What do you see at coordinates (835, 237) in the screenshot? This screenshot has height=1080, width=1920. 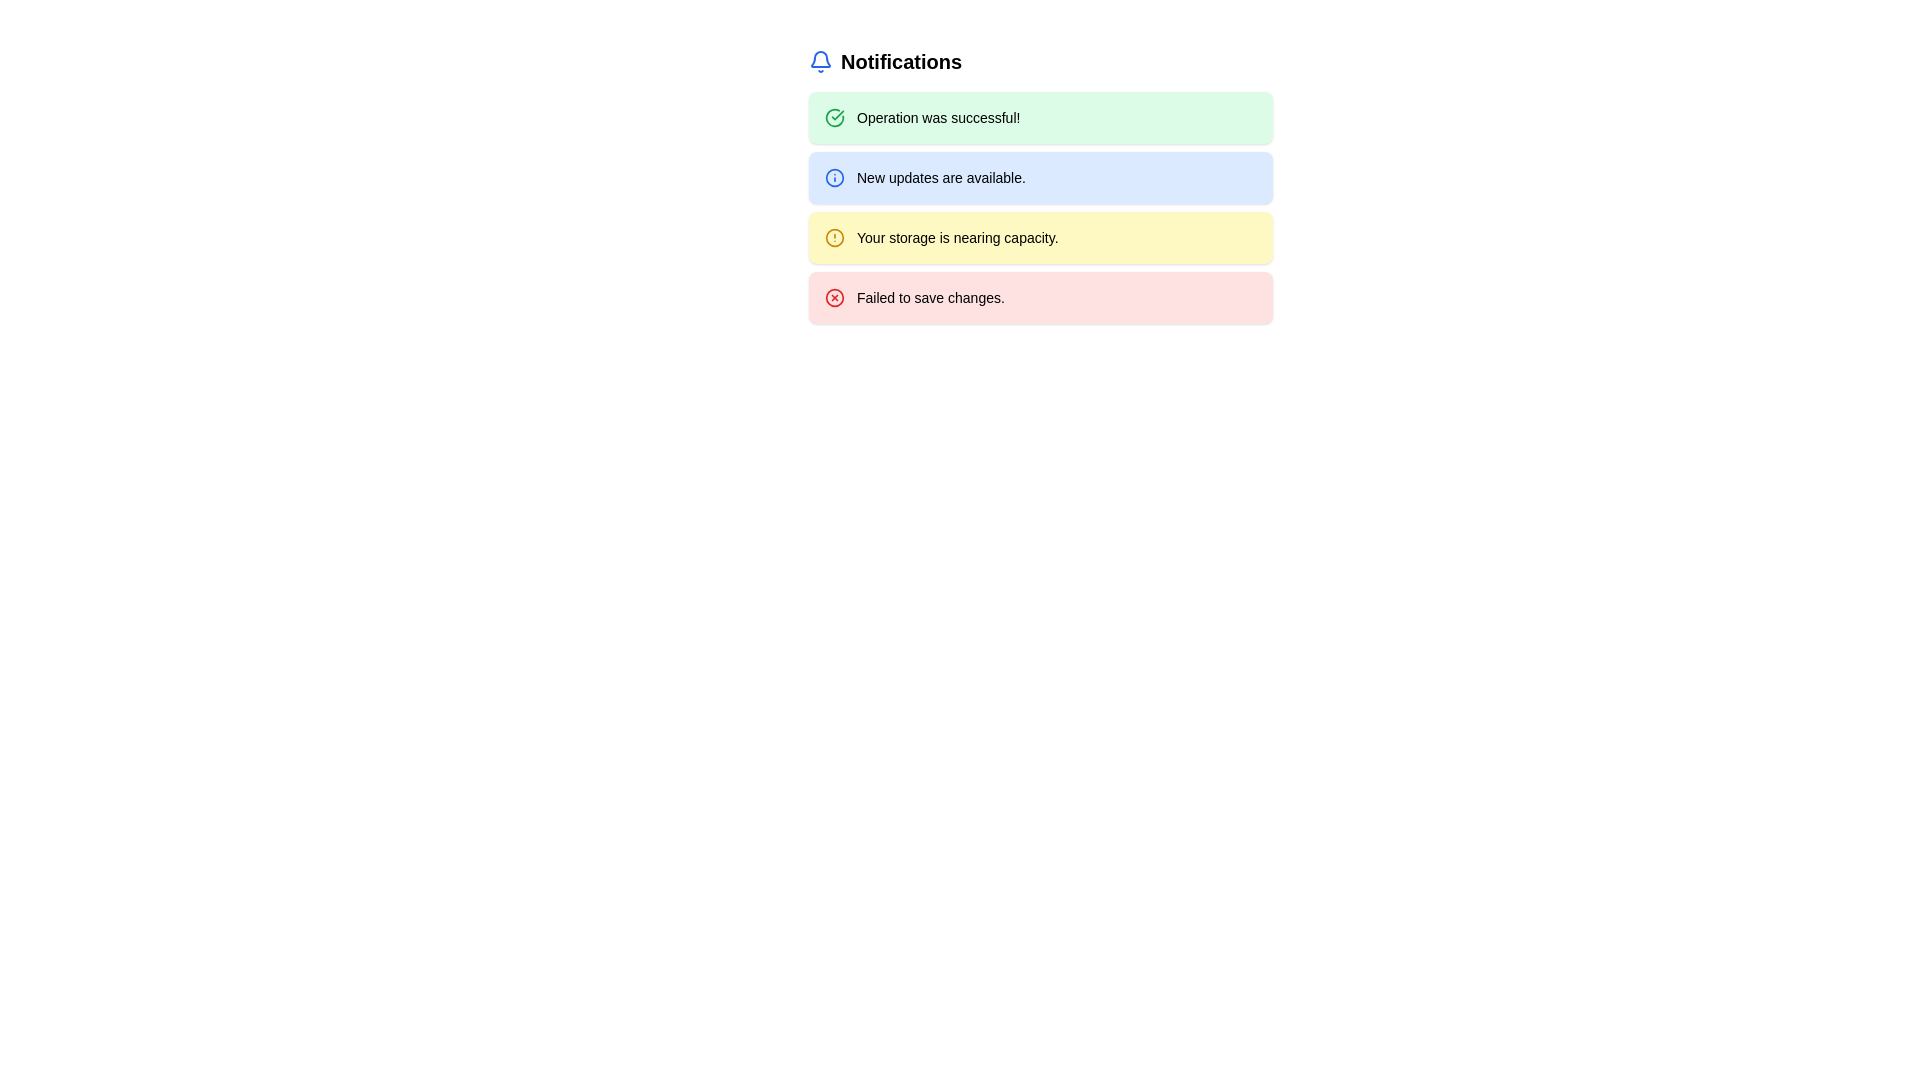 I see `the cautionary circle icon within the yellow rectangle in the notification stating 'Your storage is nearing capacity.'` at bounding box center [835, 237].